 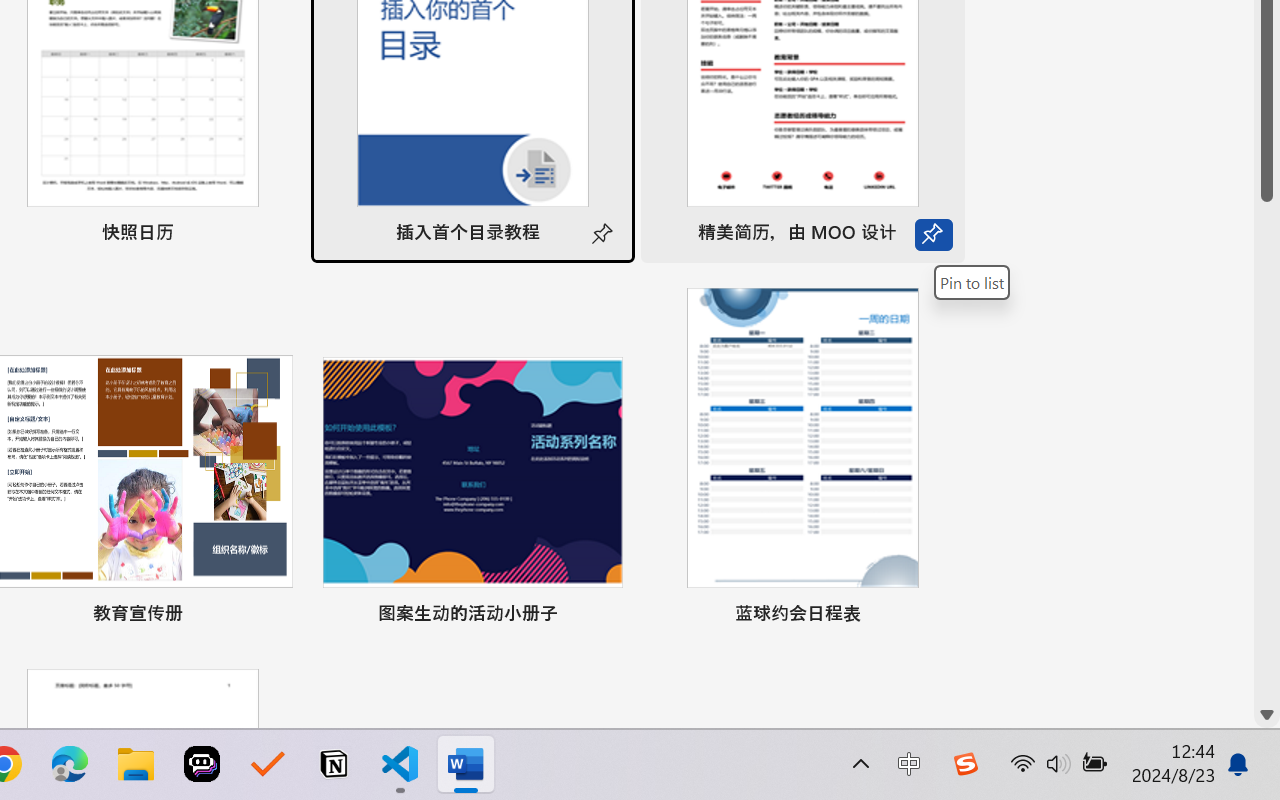 I want to click on 'Line down', so click(x=1266, y=714).